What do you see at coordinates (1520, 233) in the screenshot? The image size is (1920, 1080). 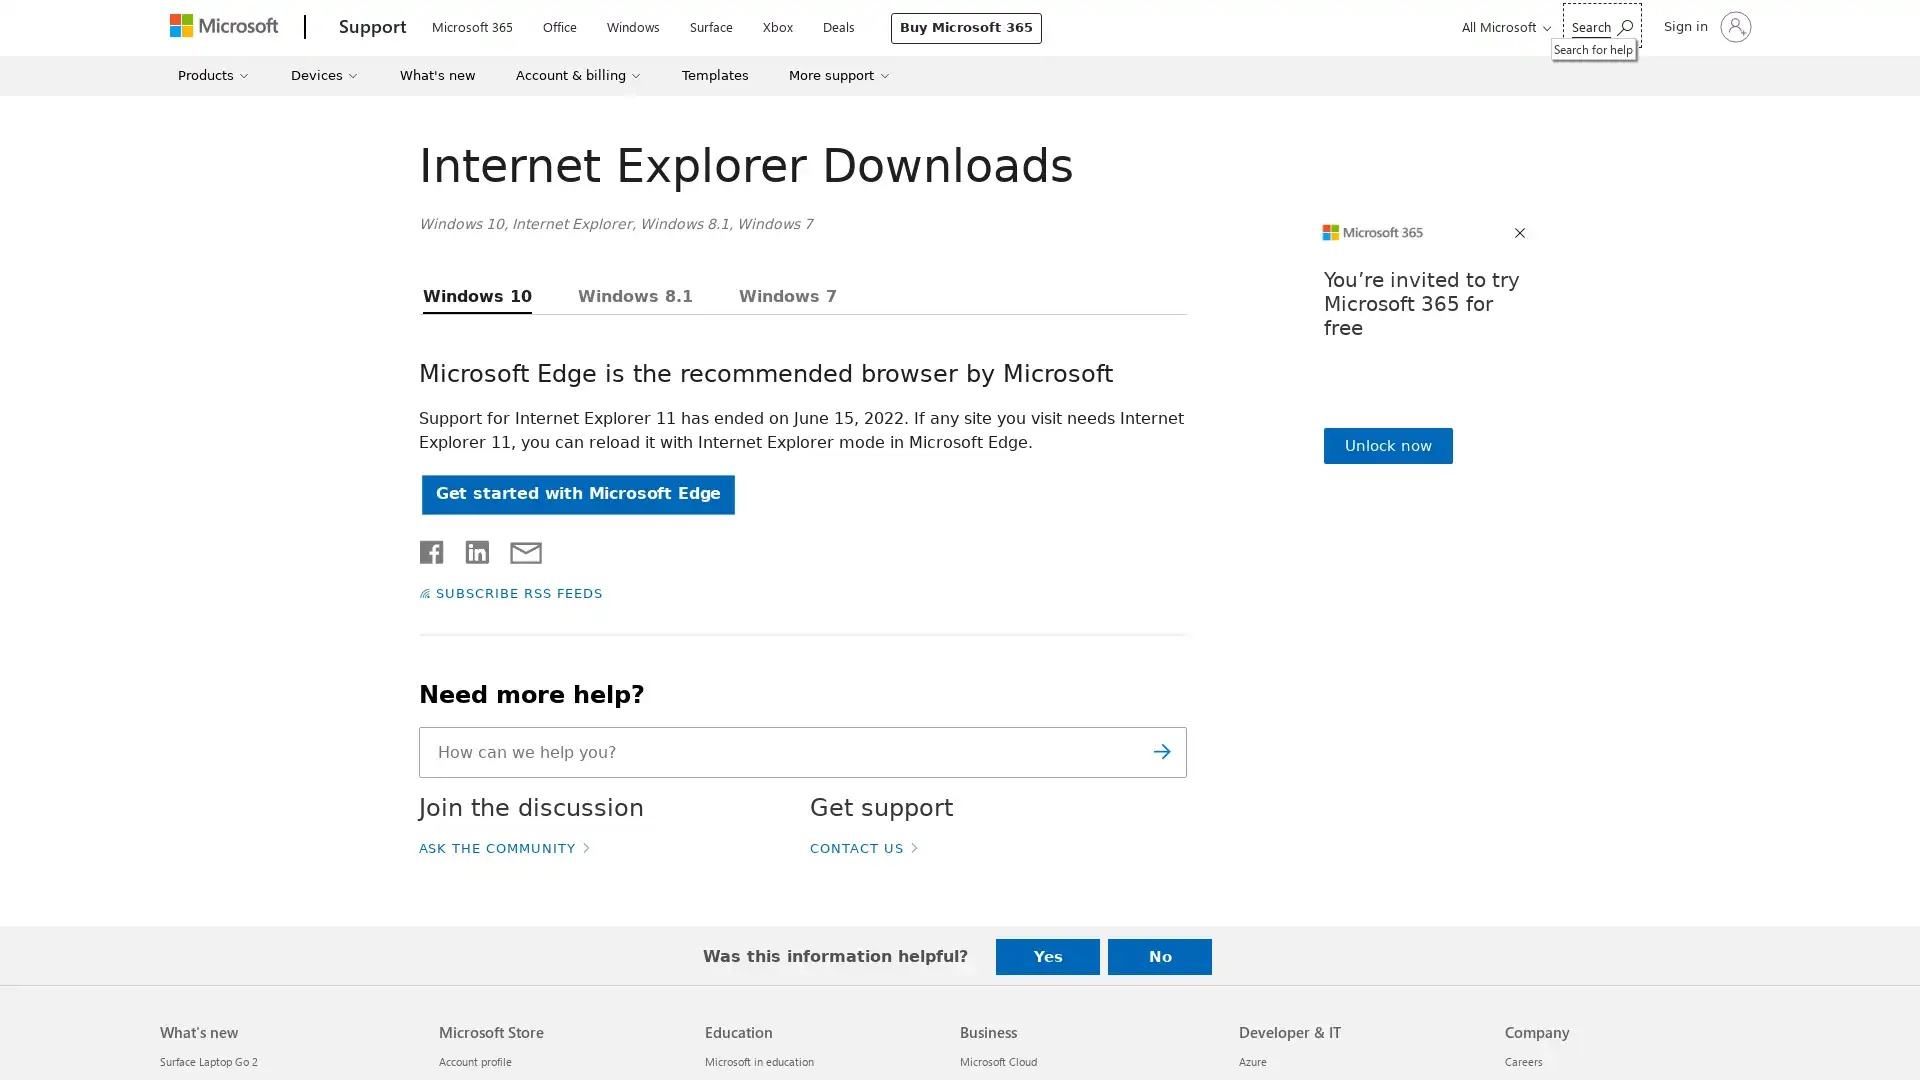 I see `Close upgrade banner` at bounding box center [1520, 233].